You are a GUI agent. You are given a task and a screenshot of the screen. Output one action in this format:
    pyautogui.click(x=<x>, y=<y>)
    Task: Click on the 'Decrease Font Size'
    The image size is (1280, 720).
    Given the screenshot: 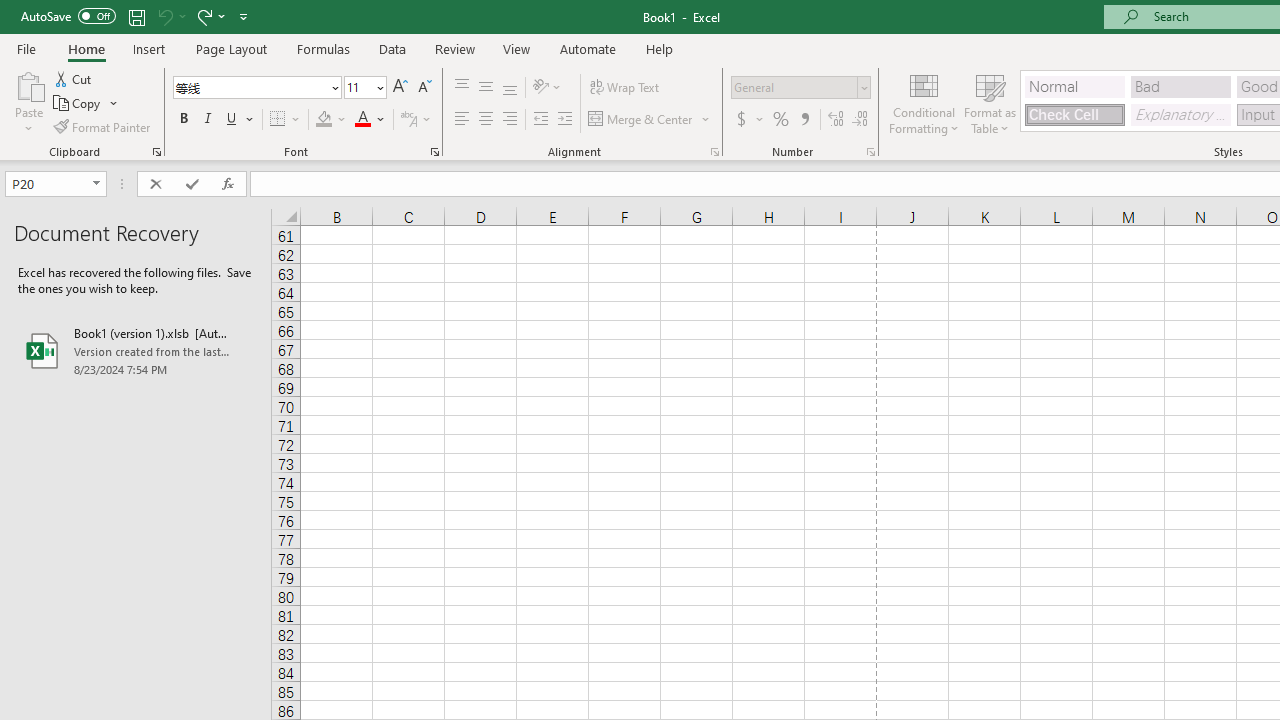 What is the action you would take?
    pyautogui.click(x=423, y=86)
    